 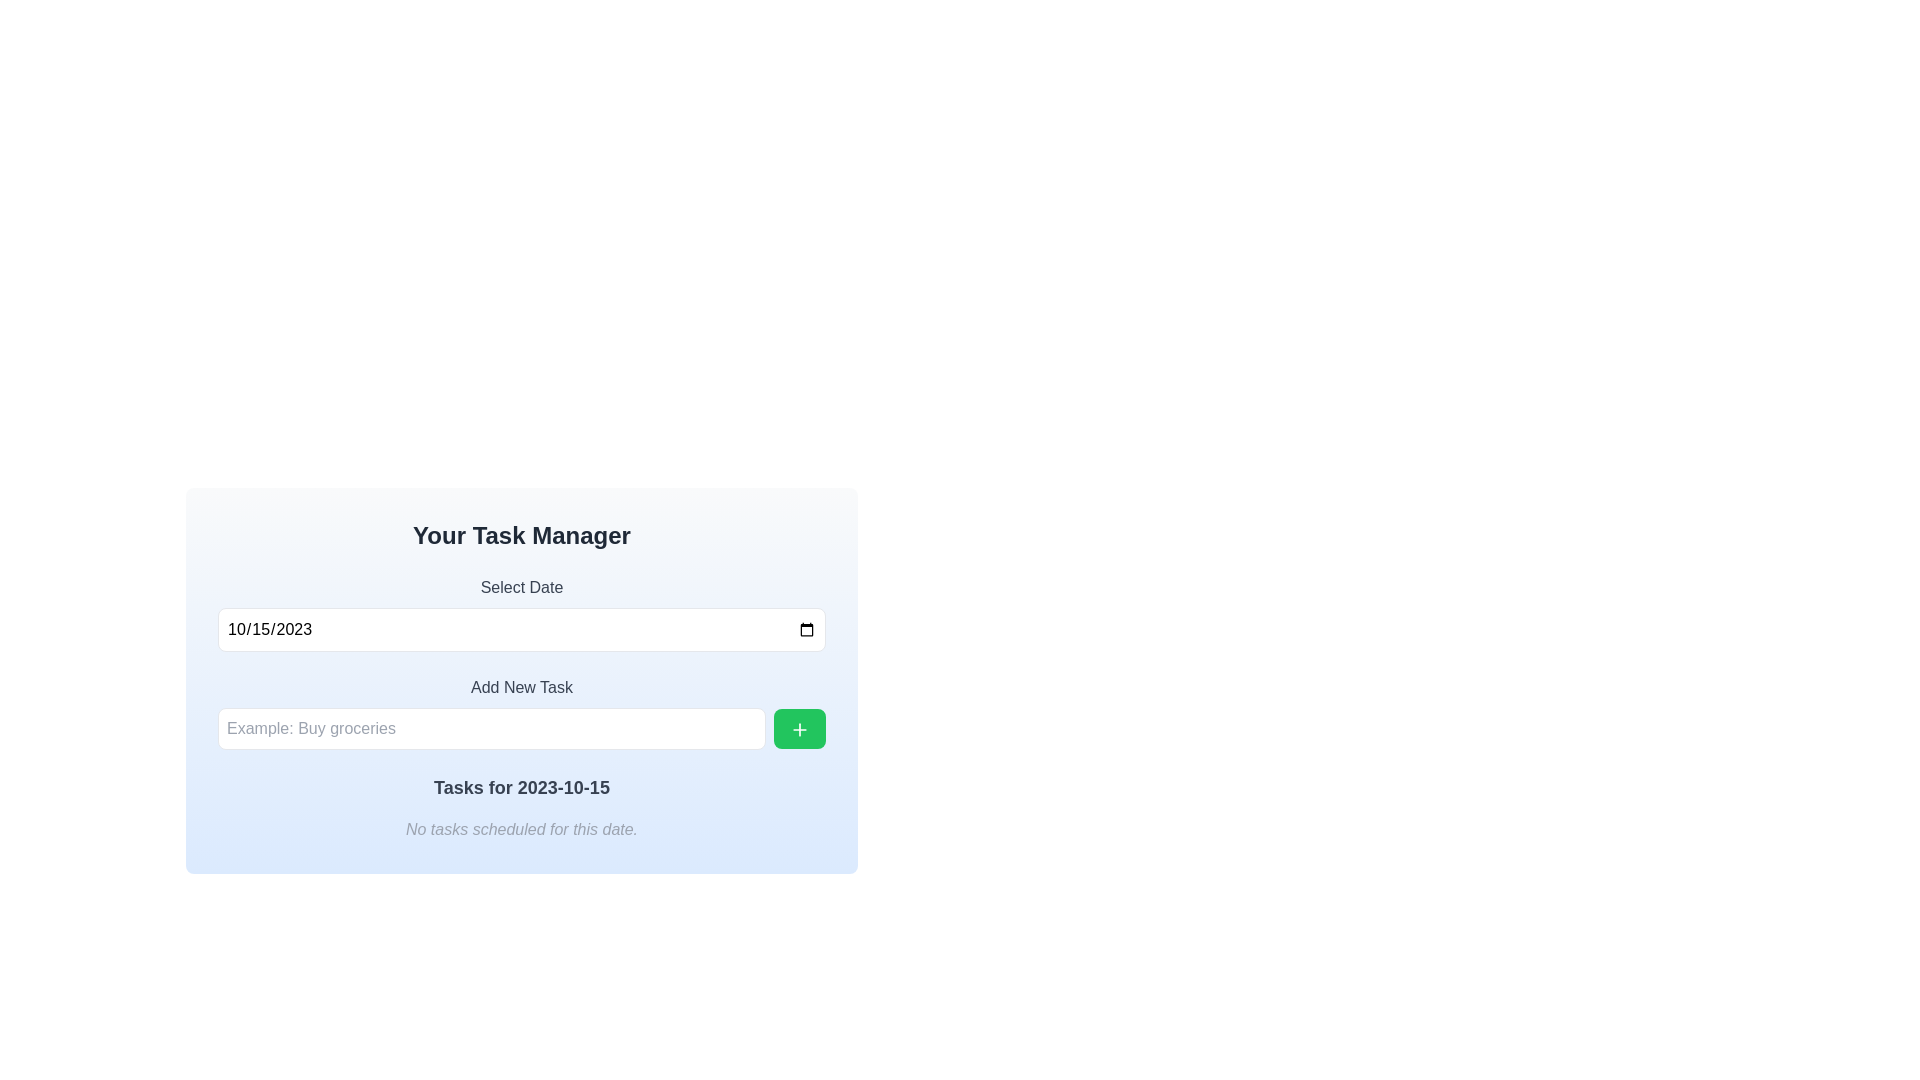 I want to click on the static text message that reads 'No tasks scheduled for this date.', which is styled in italic gray and positioned below the header 'Tasks for 2023-10-15', so click(x=522, y=829).